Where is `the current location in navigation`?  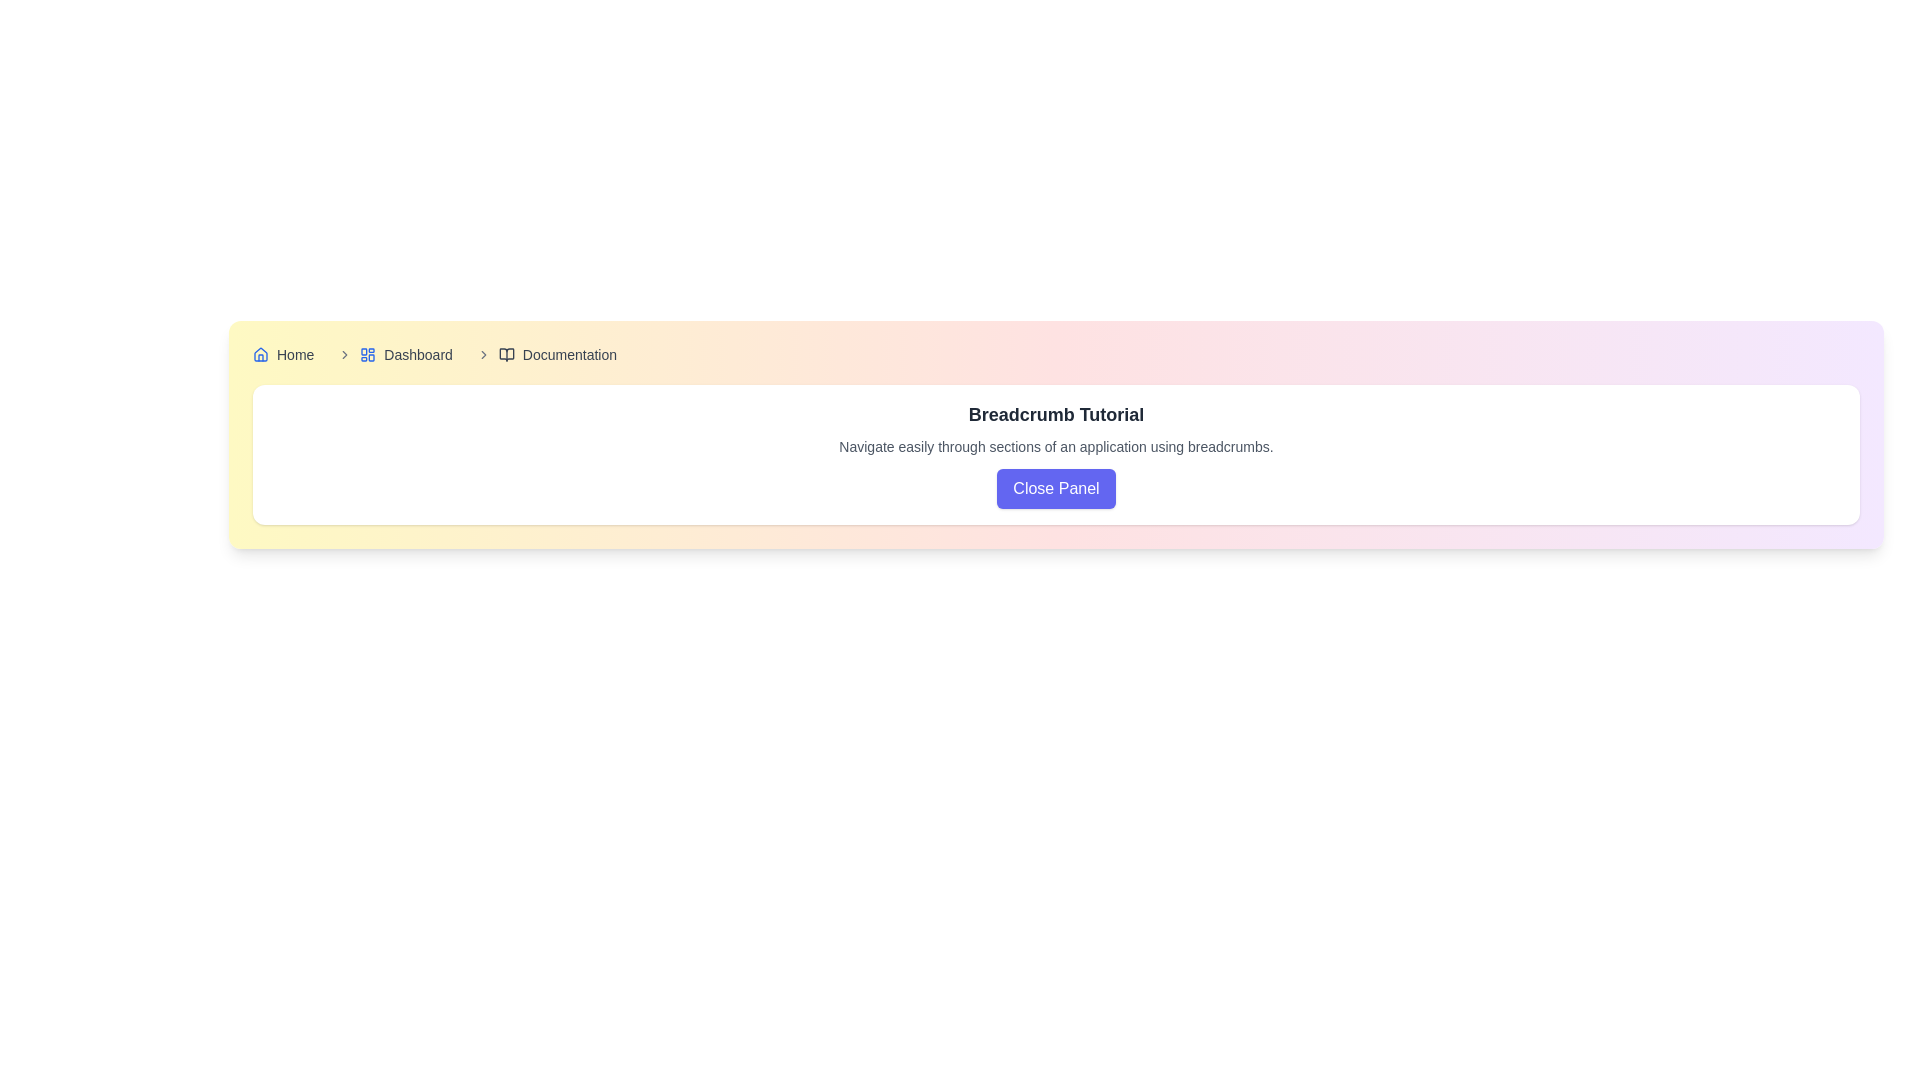 the current location in navigation is located at coordinates (568, 353).